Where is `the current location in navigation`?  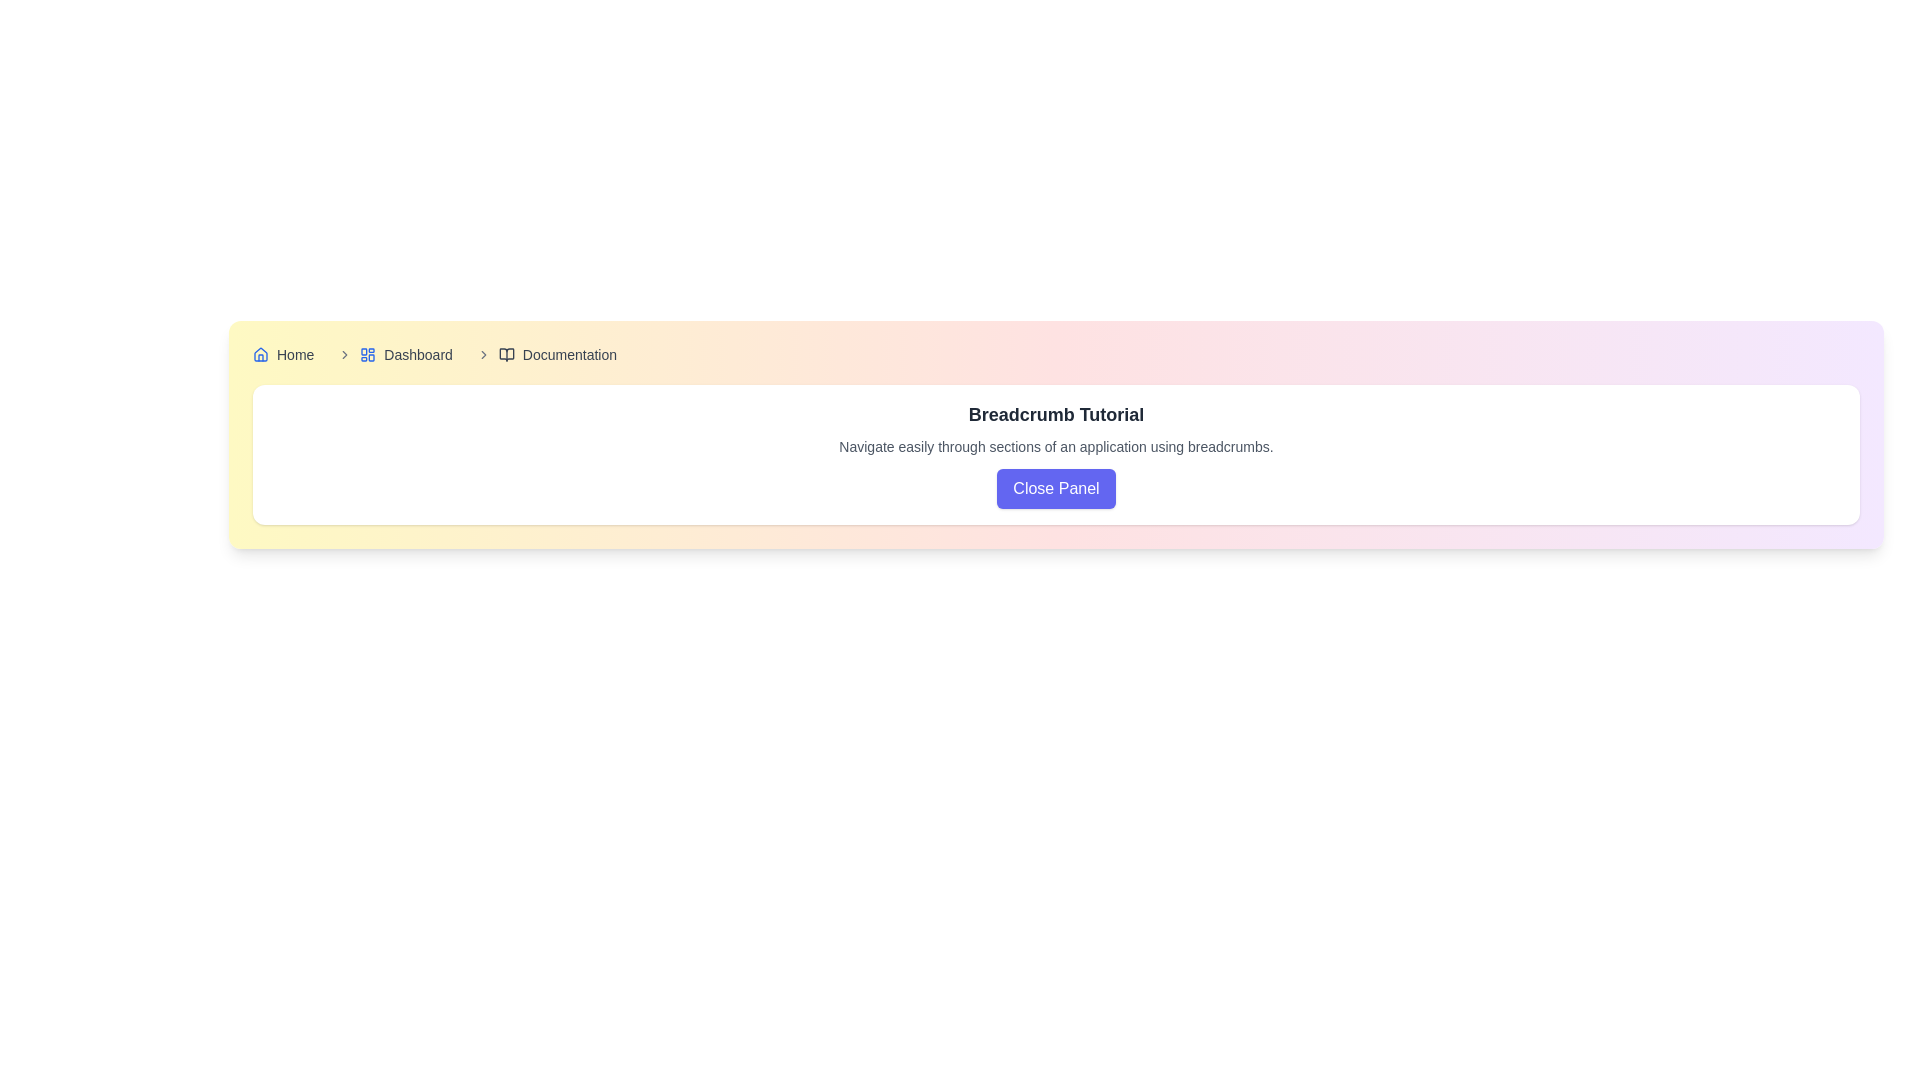 the current location in navigation is located at coordinates (568, 353).